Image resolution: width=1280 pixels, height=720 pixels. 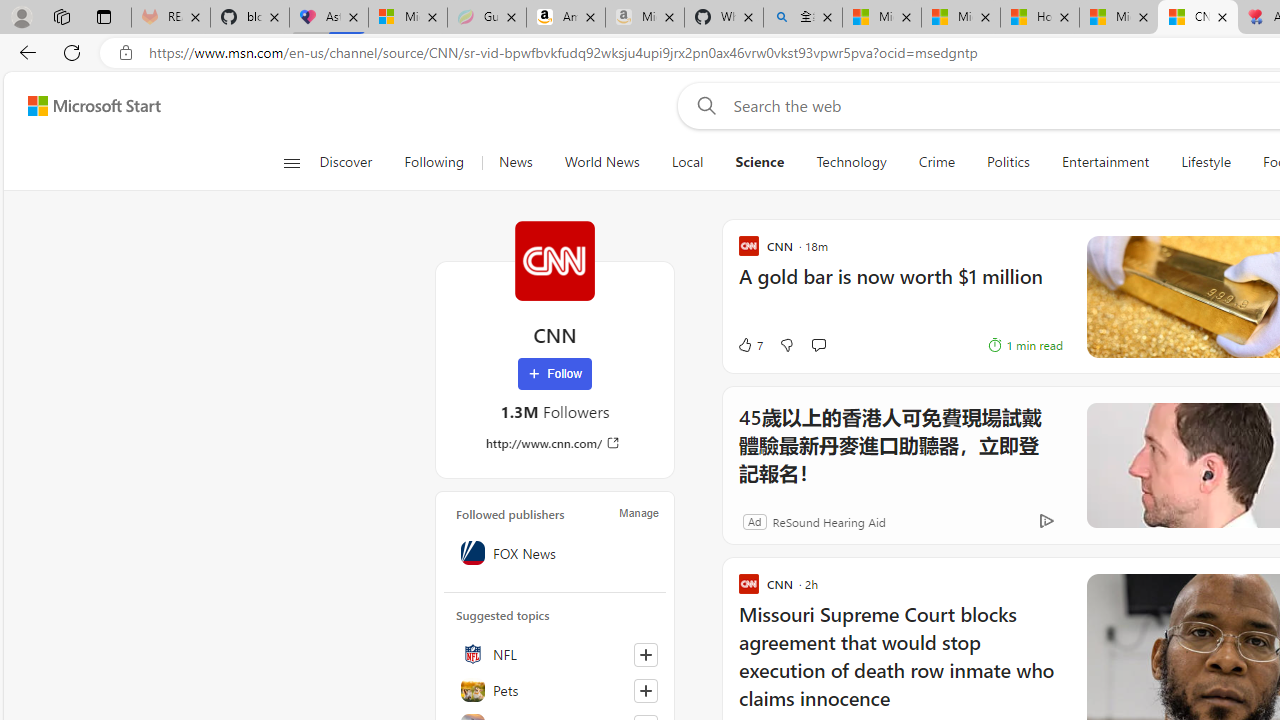 What do you see at coordinates (353, 162) in the screenshot?
I see `'Discover'` at bounding box center [353, 162].